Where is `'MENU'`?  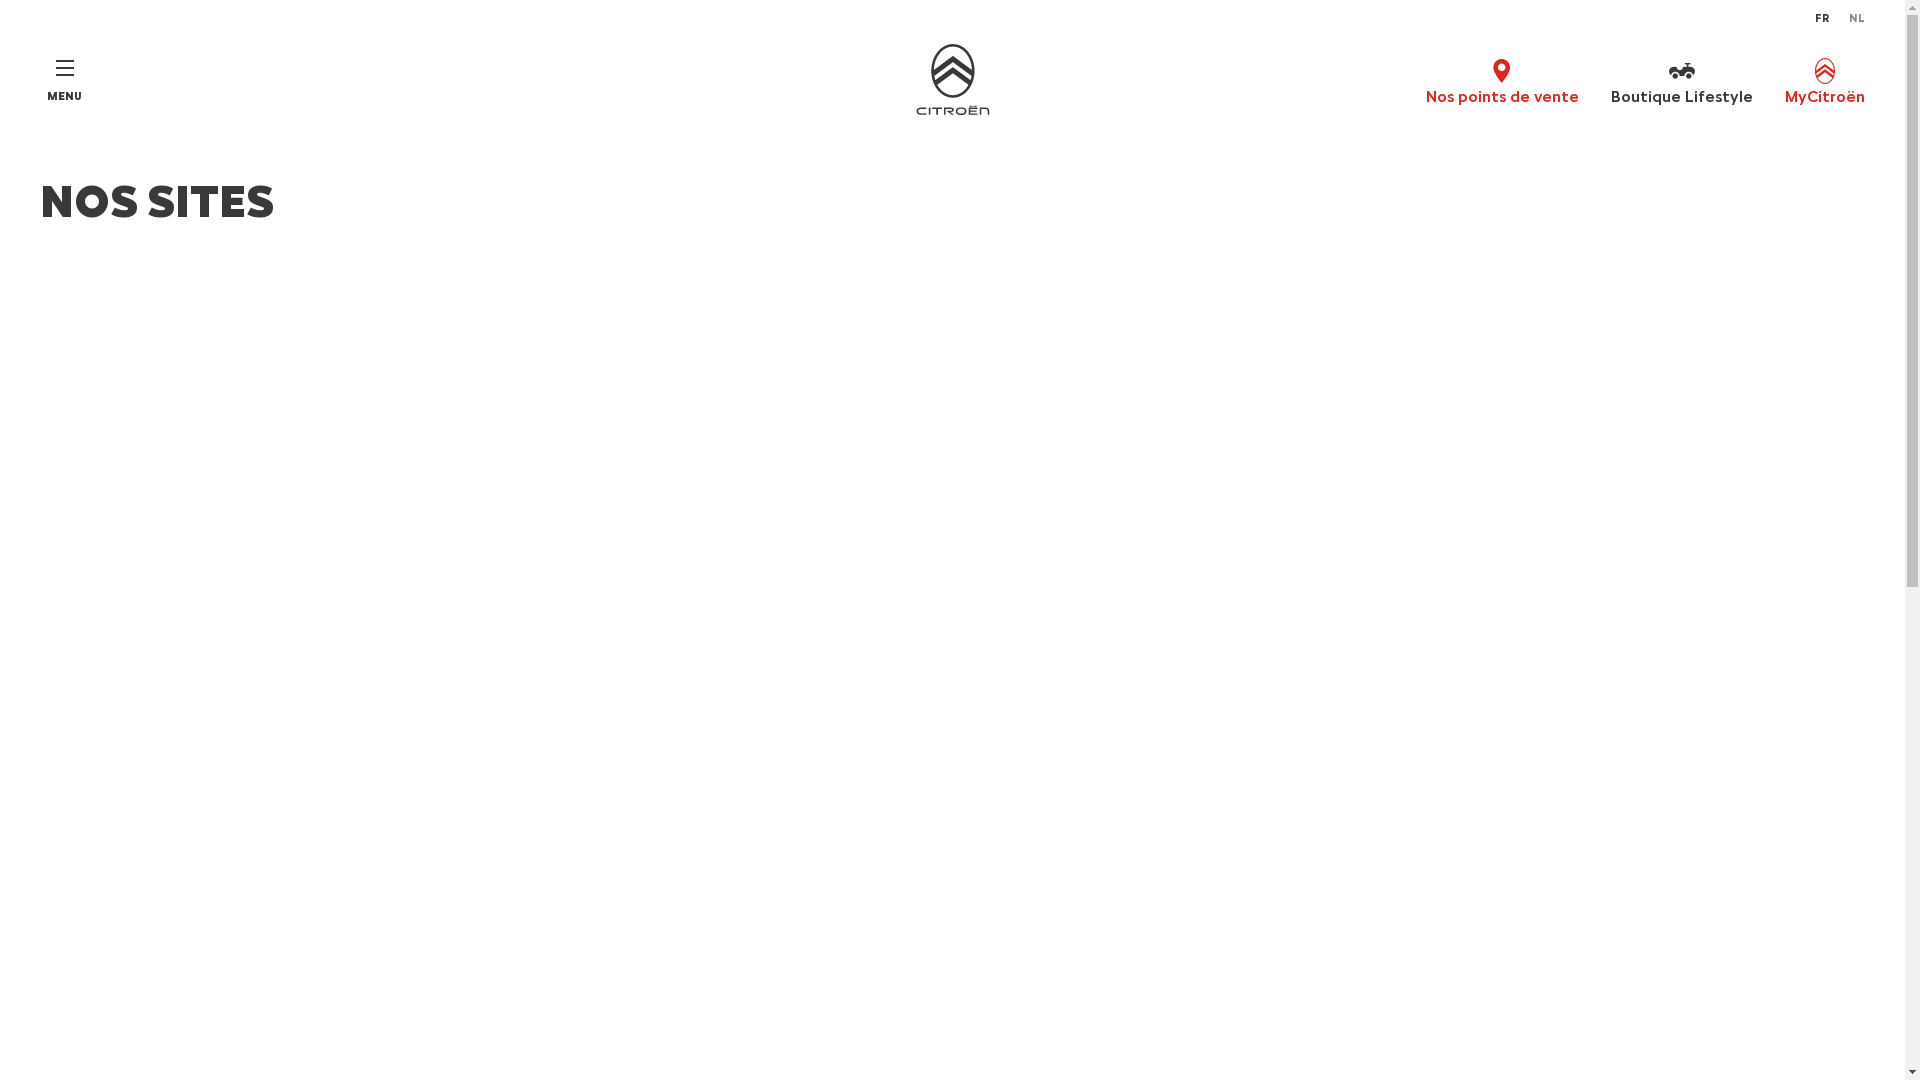
'MENU' is located at coordinates (39, 80).